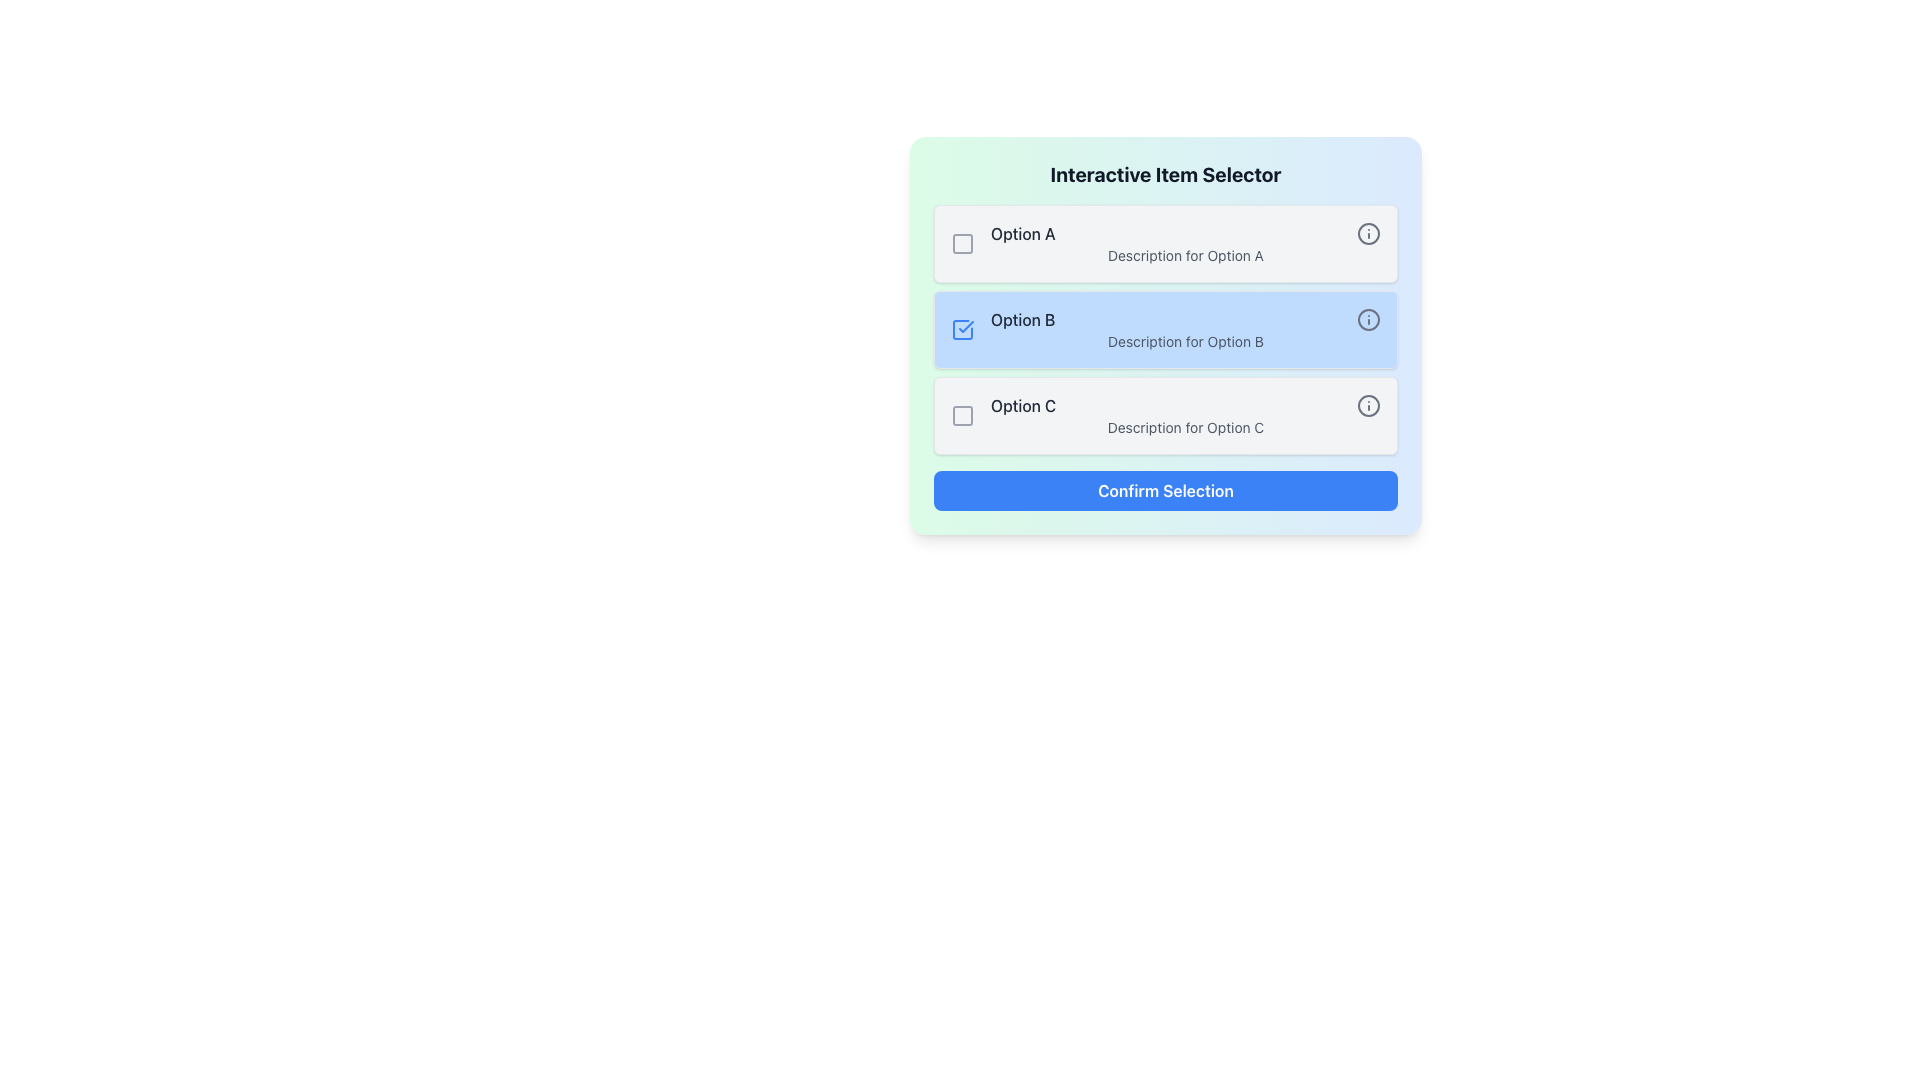  What do you see at coordinates (1166, 334) in the screenshot?
I see `the second selectable option in the button group, which has a gradient background from green` at bounding box center [1166, 334].